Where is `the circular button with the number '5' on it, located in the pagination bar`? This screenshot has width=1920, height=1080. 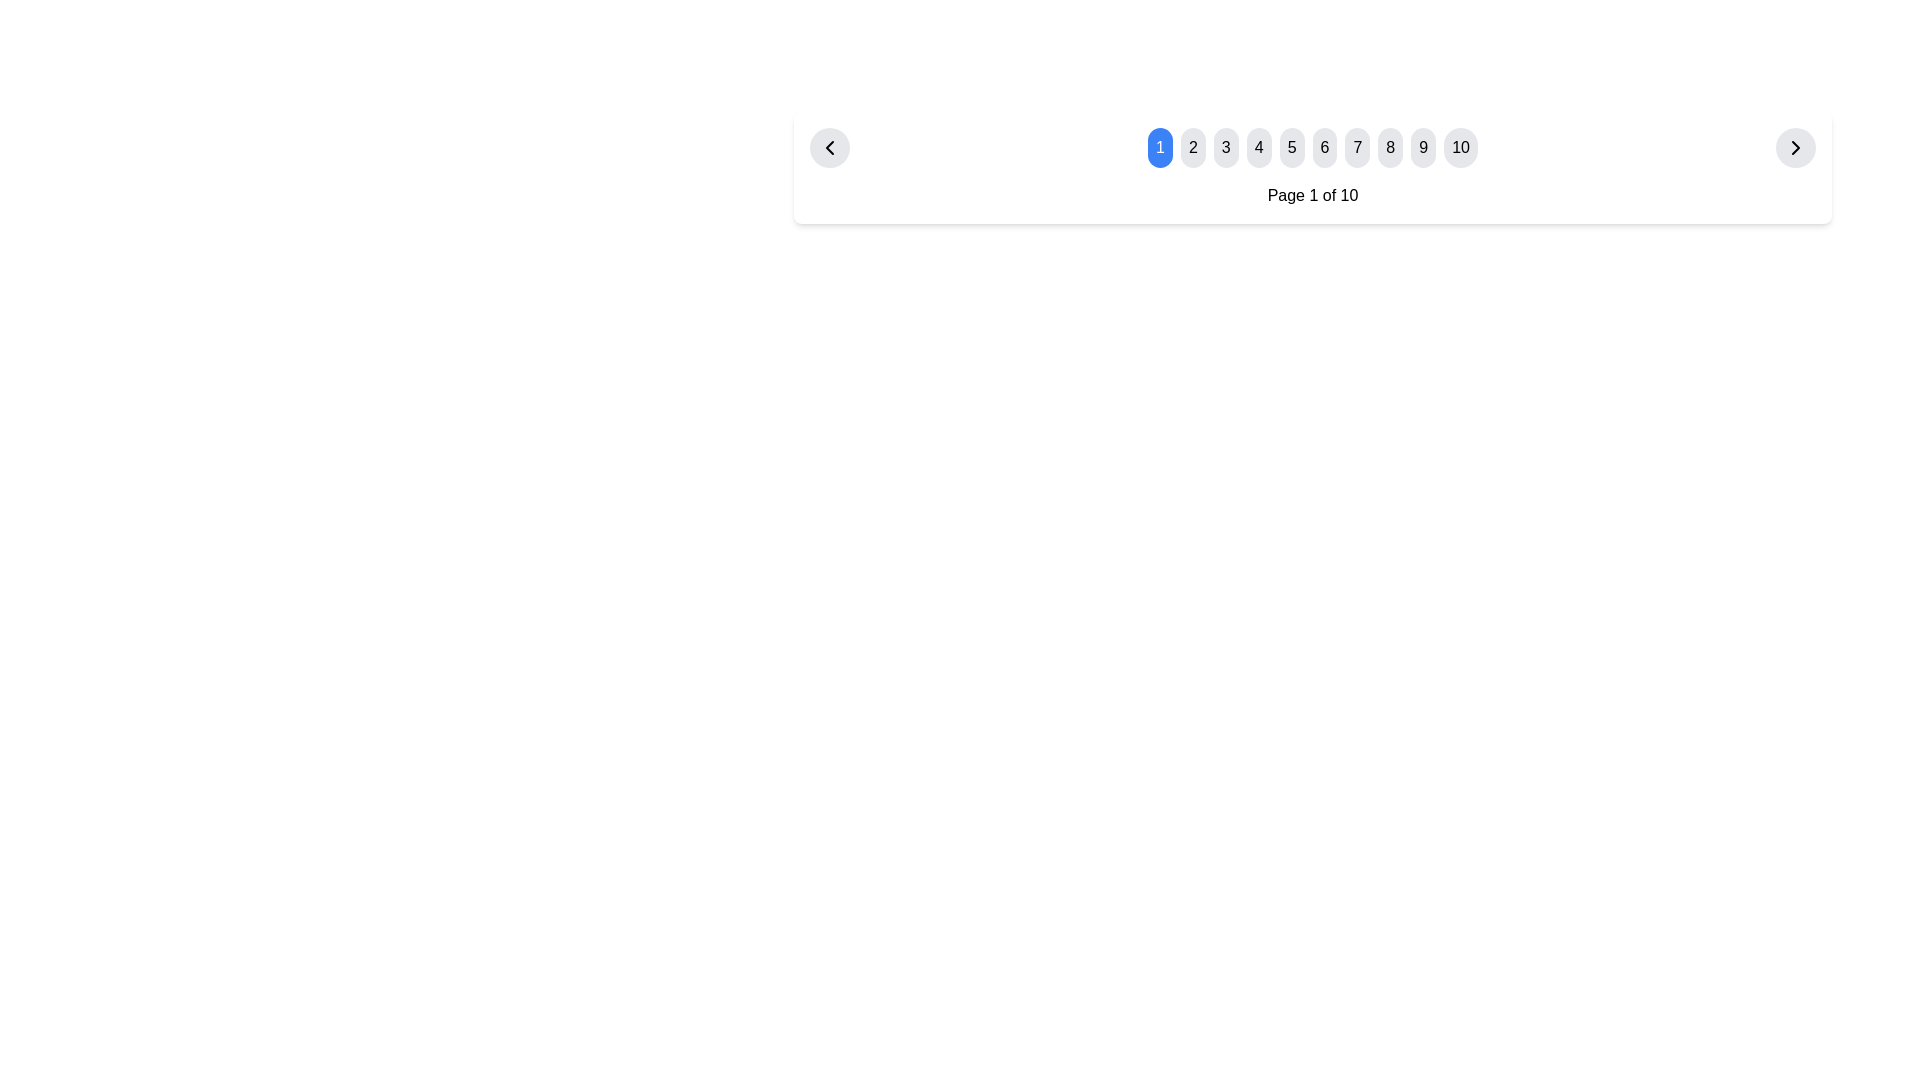
the circular button with the number '5' on it, located in the pagination bar is located at coordinates (1292, 146).